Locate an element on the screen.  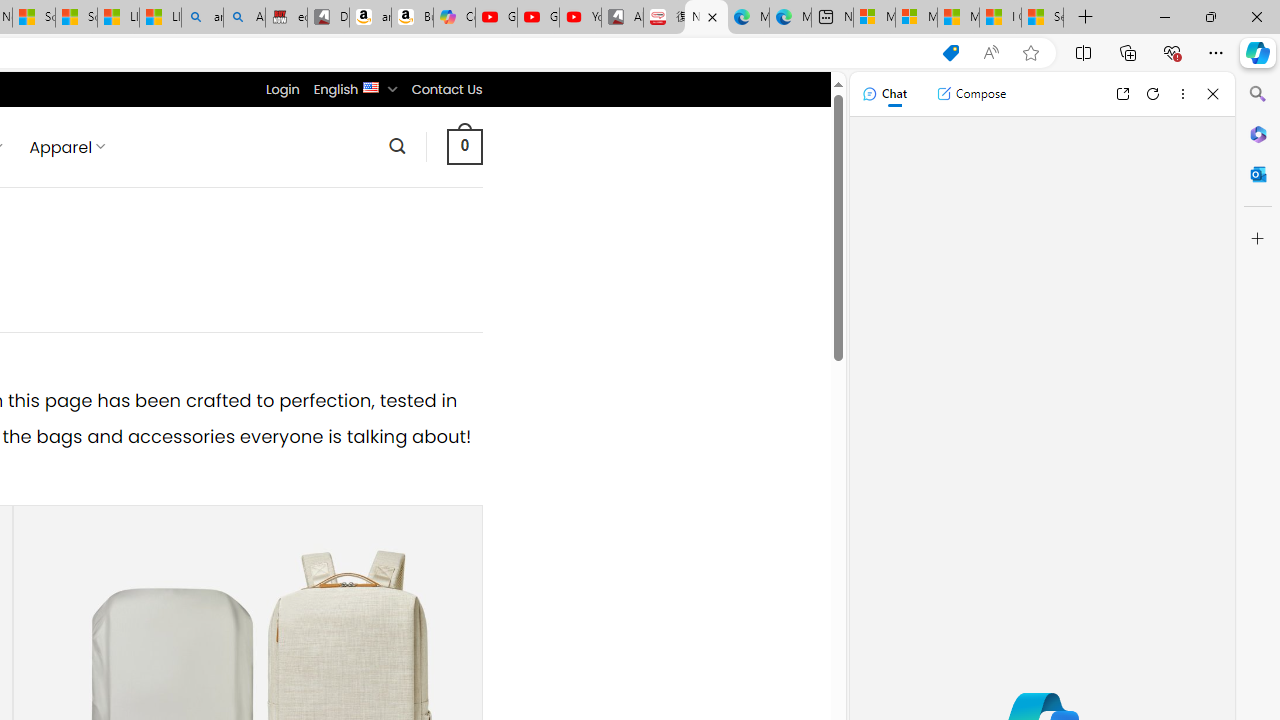
'Chat' is located at coordinates (883, 93).